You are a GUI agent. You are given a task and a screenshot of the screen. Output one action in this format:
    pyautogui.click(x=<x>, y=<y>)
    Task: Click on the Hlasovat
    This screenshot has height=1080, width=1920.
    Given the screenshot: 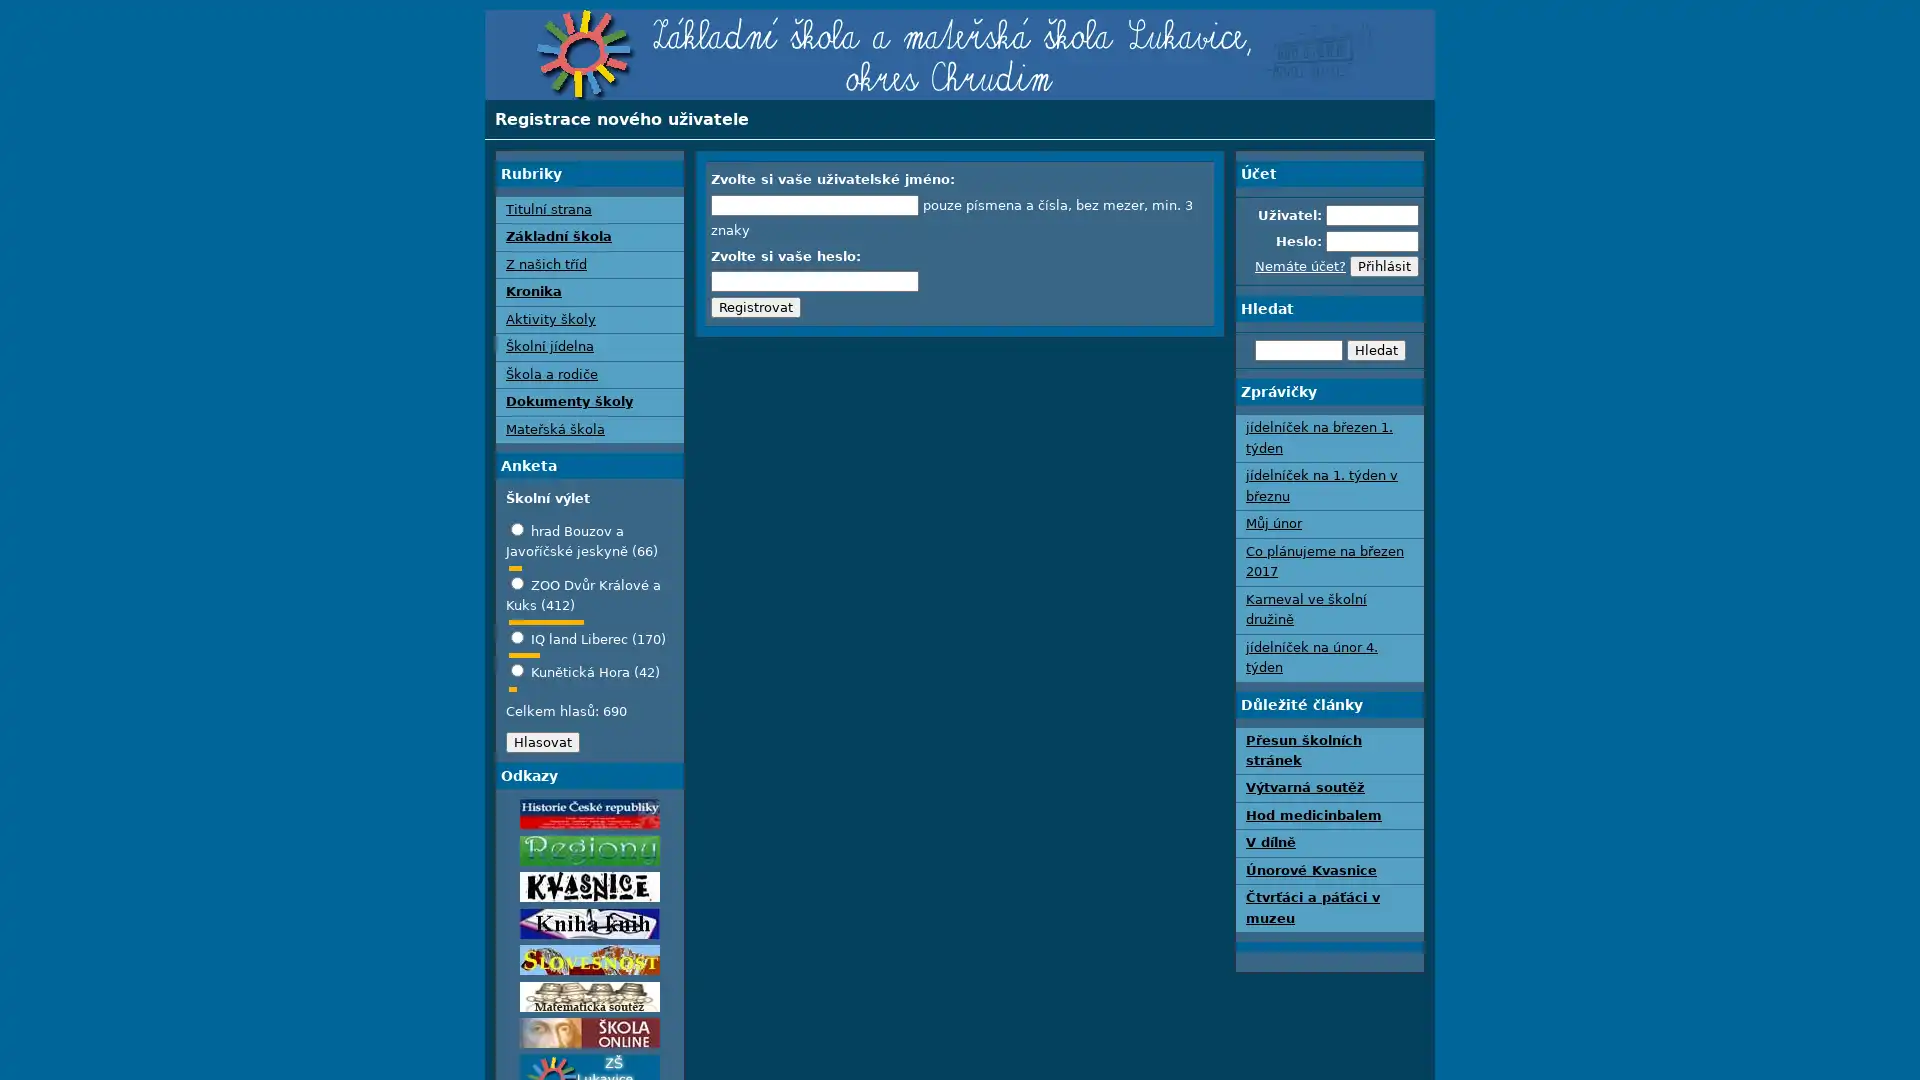 What is the action you would take?
    pyautogui.click(x=542, y=741)
    